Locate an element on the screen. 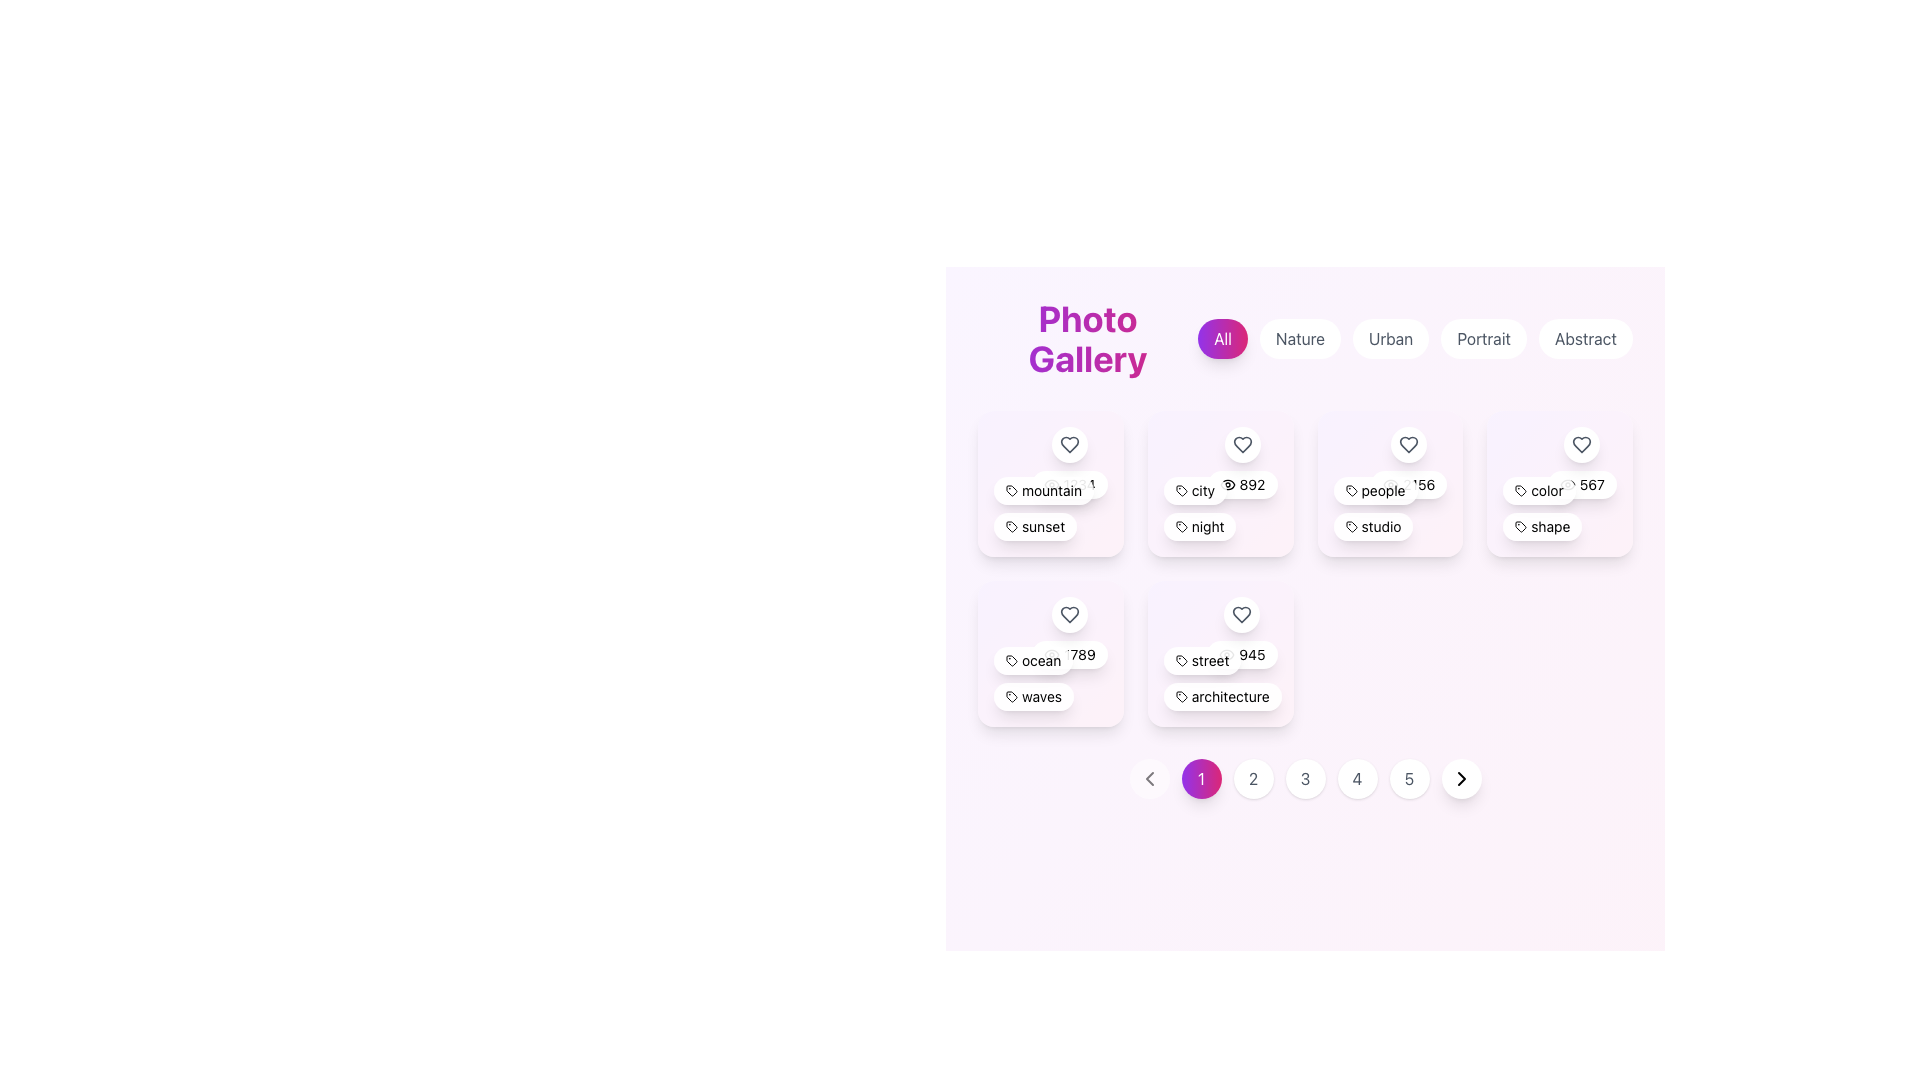 This screenshot has height=1080, width=1920. the heart icon on the 'citynight' card, which is the second card in the second row of the grid layout, to mark it as a favorite is located at coordinates (1219, 483).